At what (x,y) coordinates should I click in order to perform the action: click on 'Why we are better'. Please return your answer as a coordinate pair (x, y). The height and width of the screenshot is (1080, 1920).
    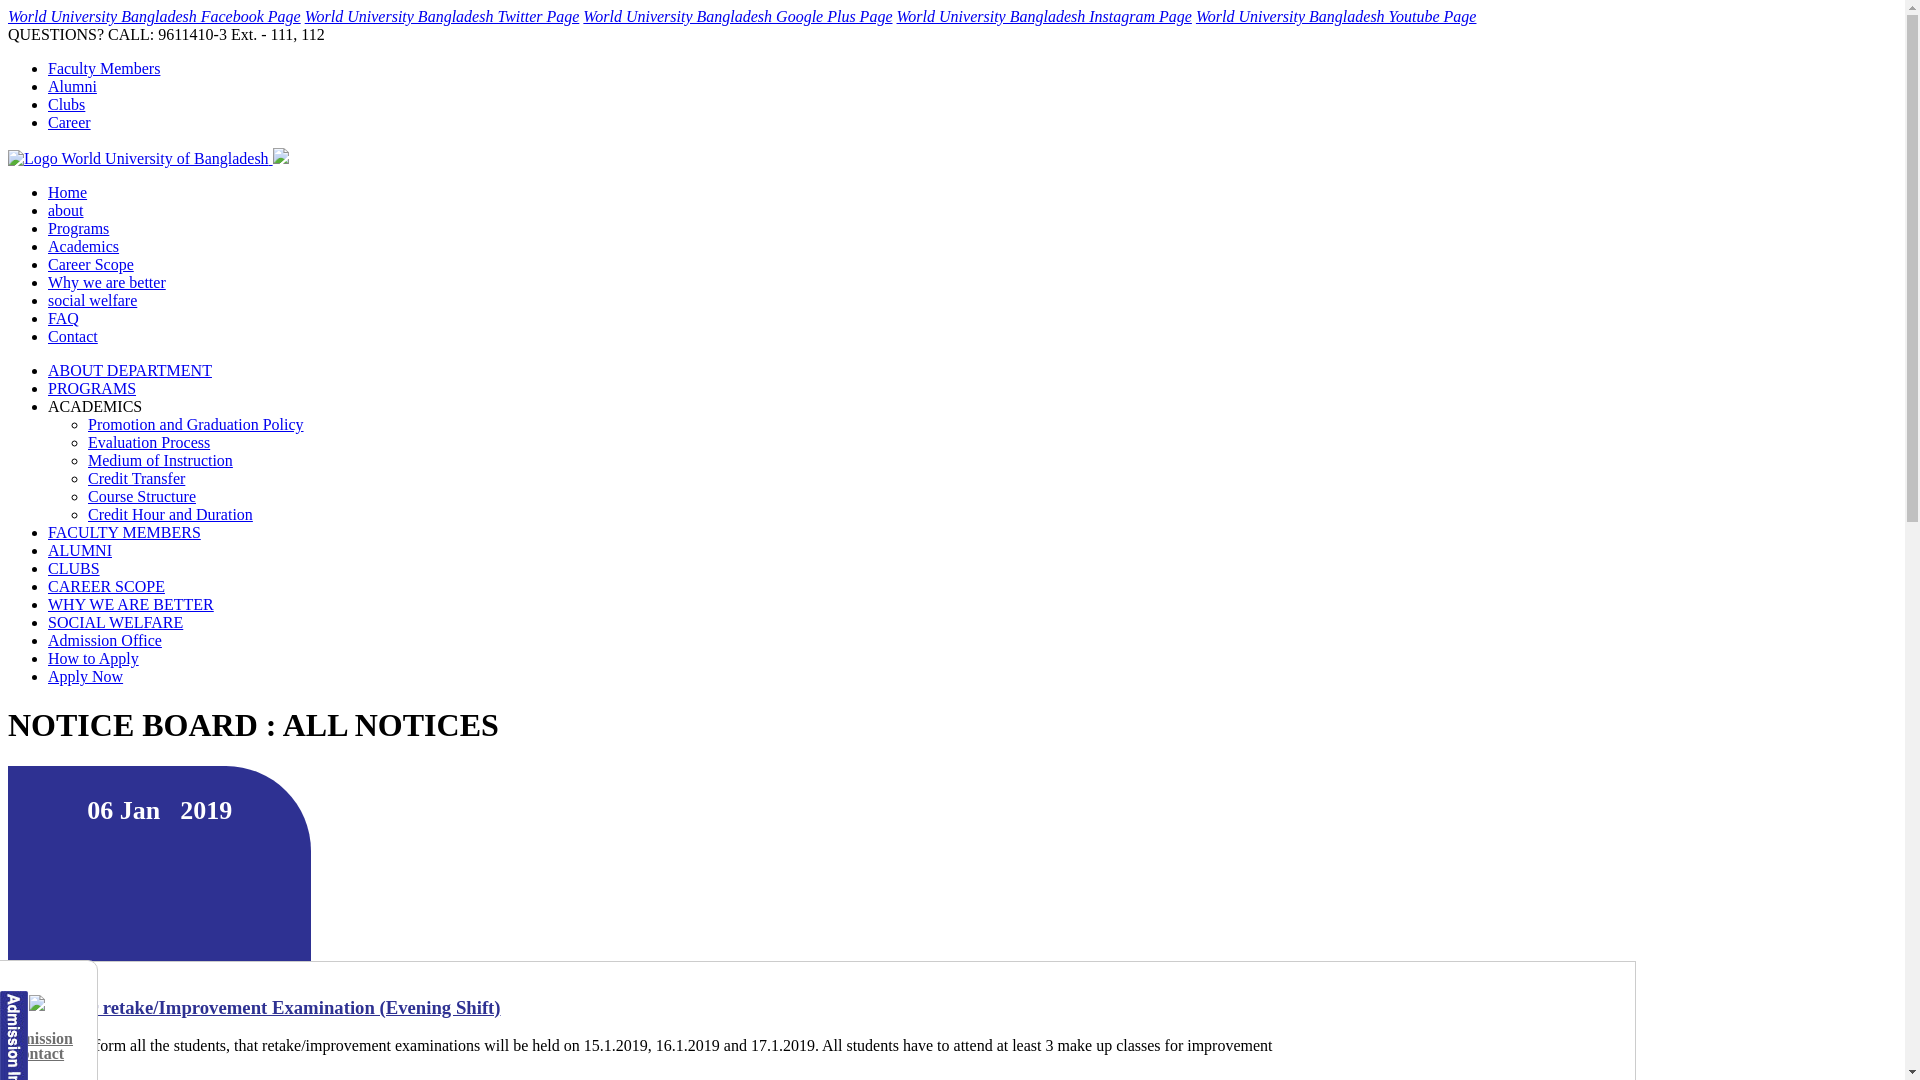
    Looking at the image, I should click on (105, 282).